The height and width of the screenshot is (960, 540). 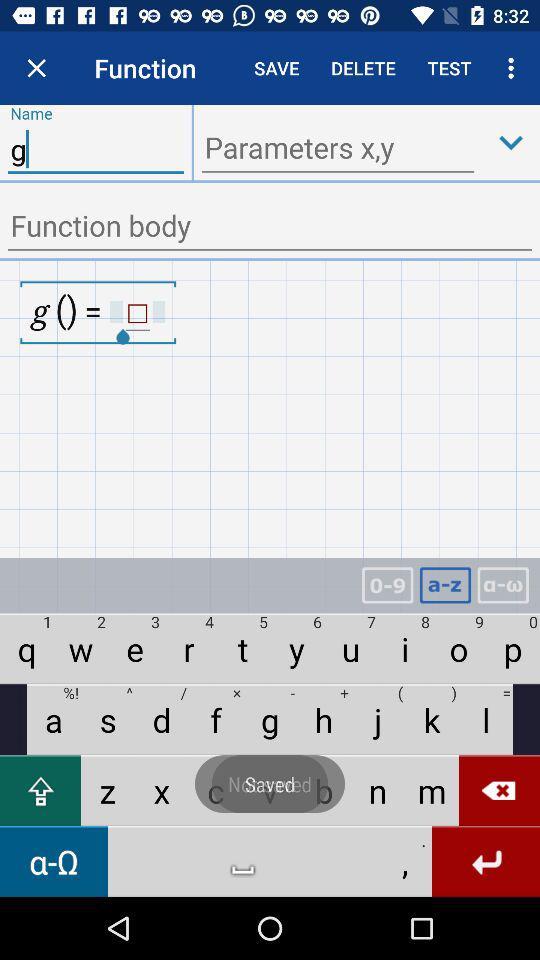 What do you see at coordinates (270, 227) in the screenshot?
I see `necessary information` at bounding box center [270, 227].